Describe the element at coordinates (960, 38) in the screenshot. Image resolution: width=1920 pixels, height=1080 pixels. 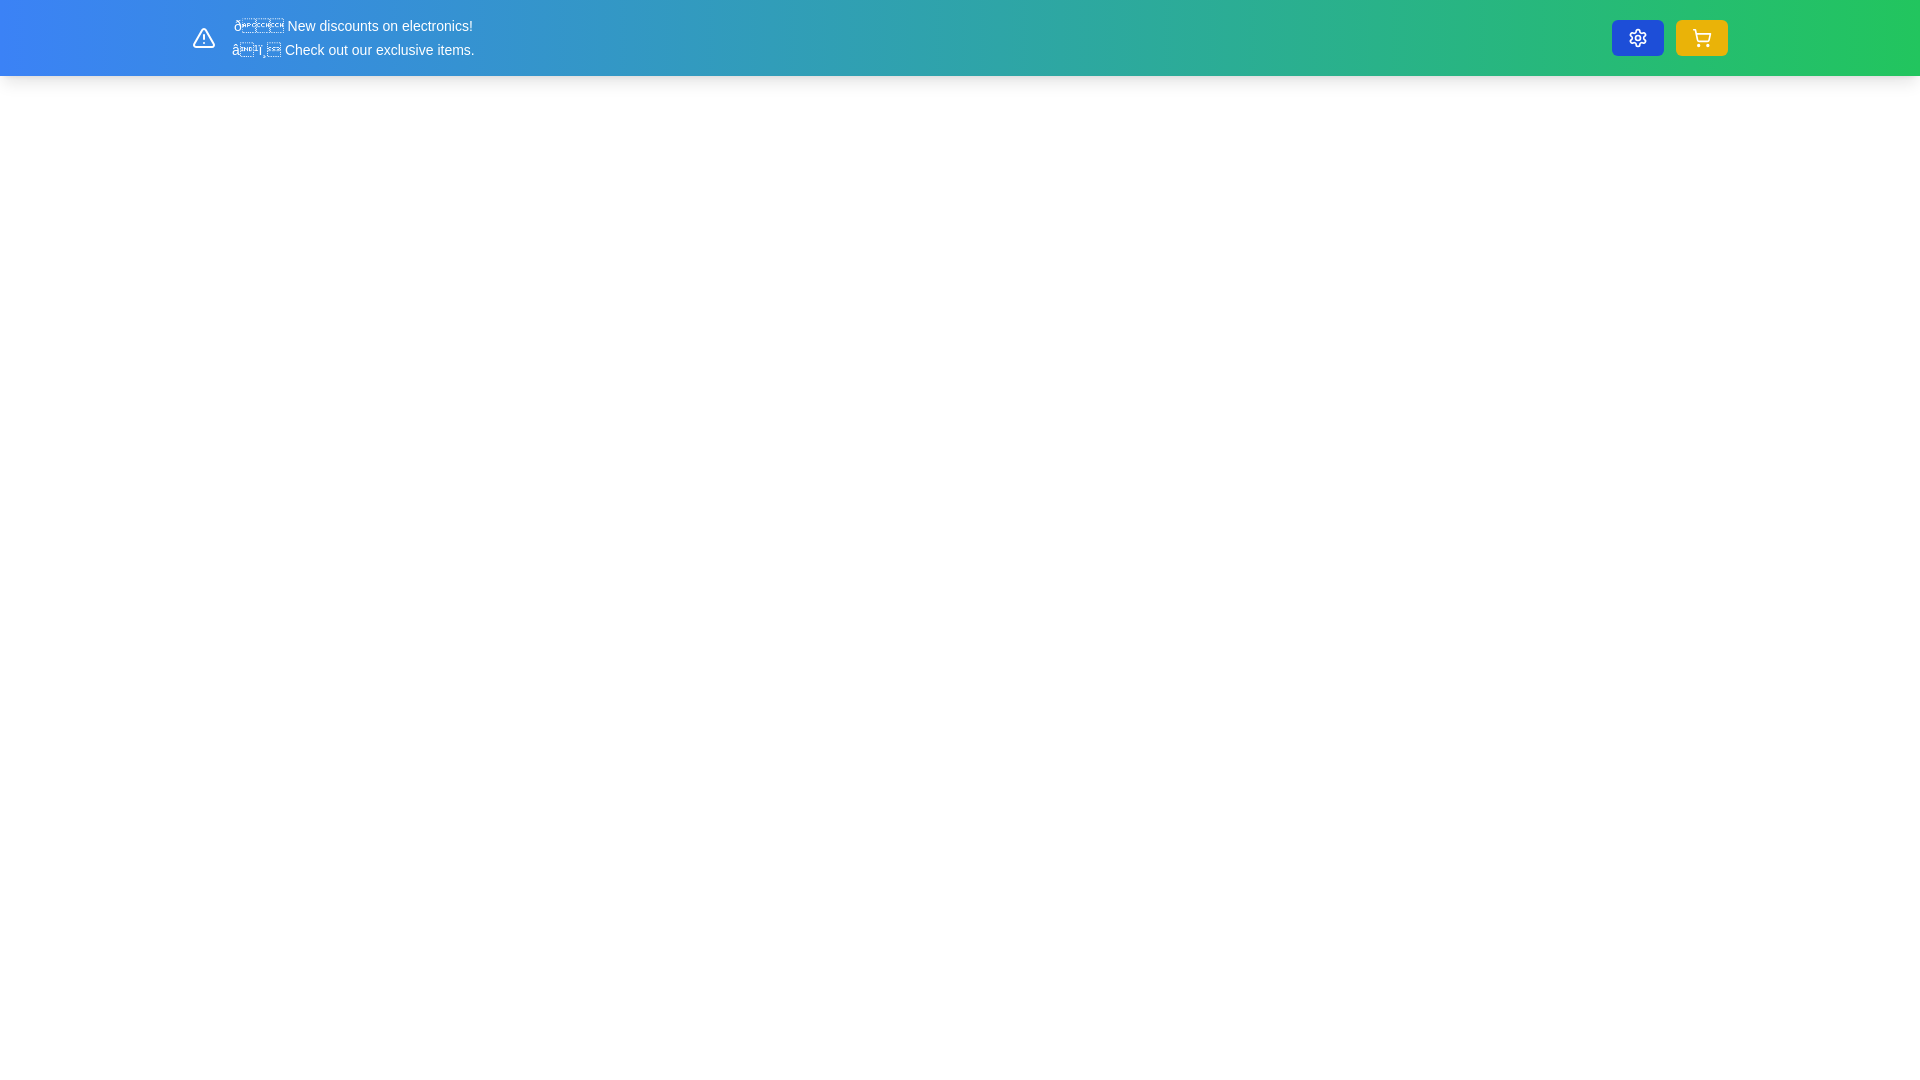
I see `the Notification banner` at that location.